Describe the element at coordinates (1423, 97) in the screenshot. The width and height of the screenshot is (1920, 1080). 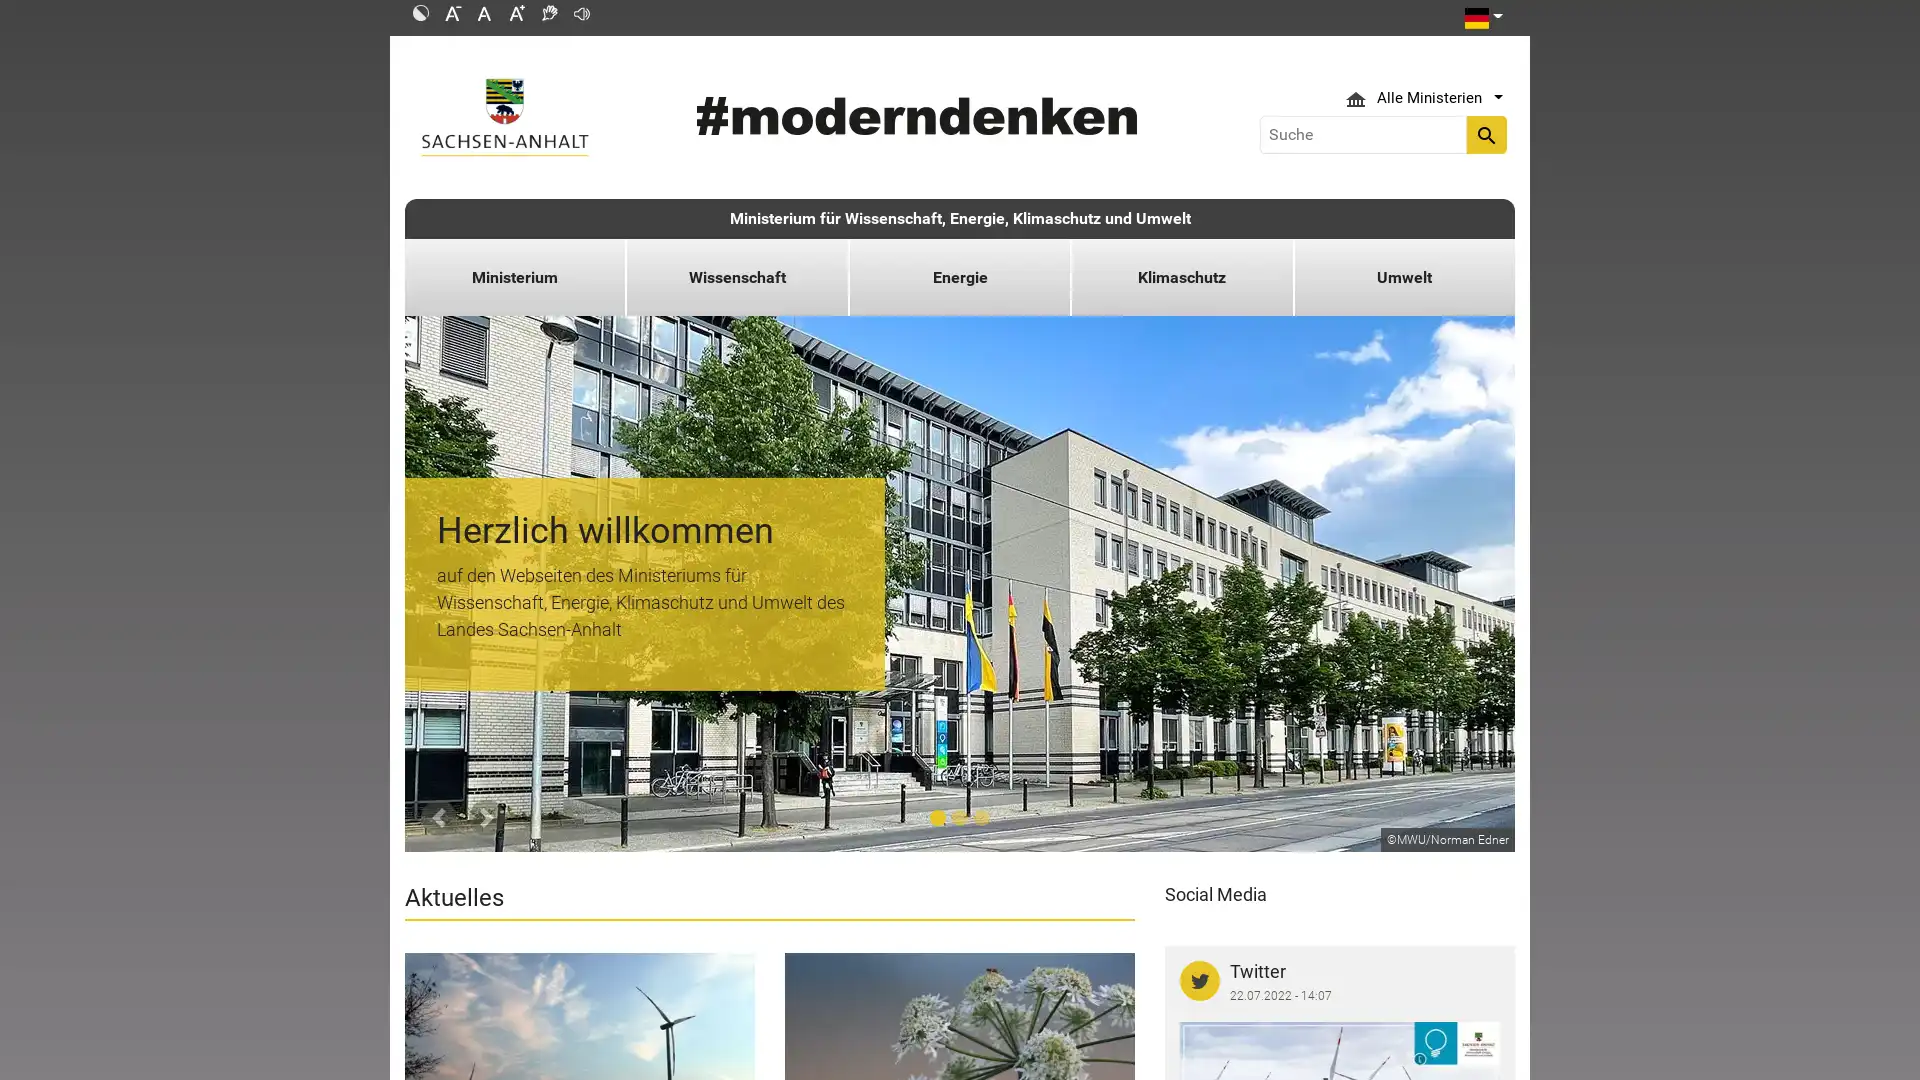
I see `Ministerium Icon Alle Ministerien` at that location.